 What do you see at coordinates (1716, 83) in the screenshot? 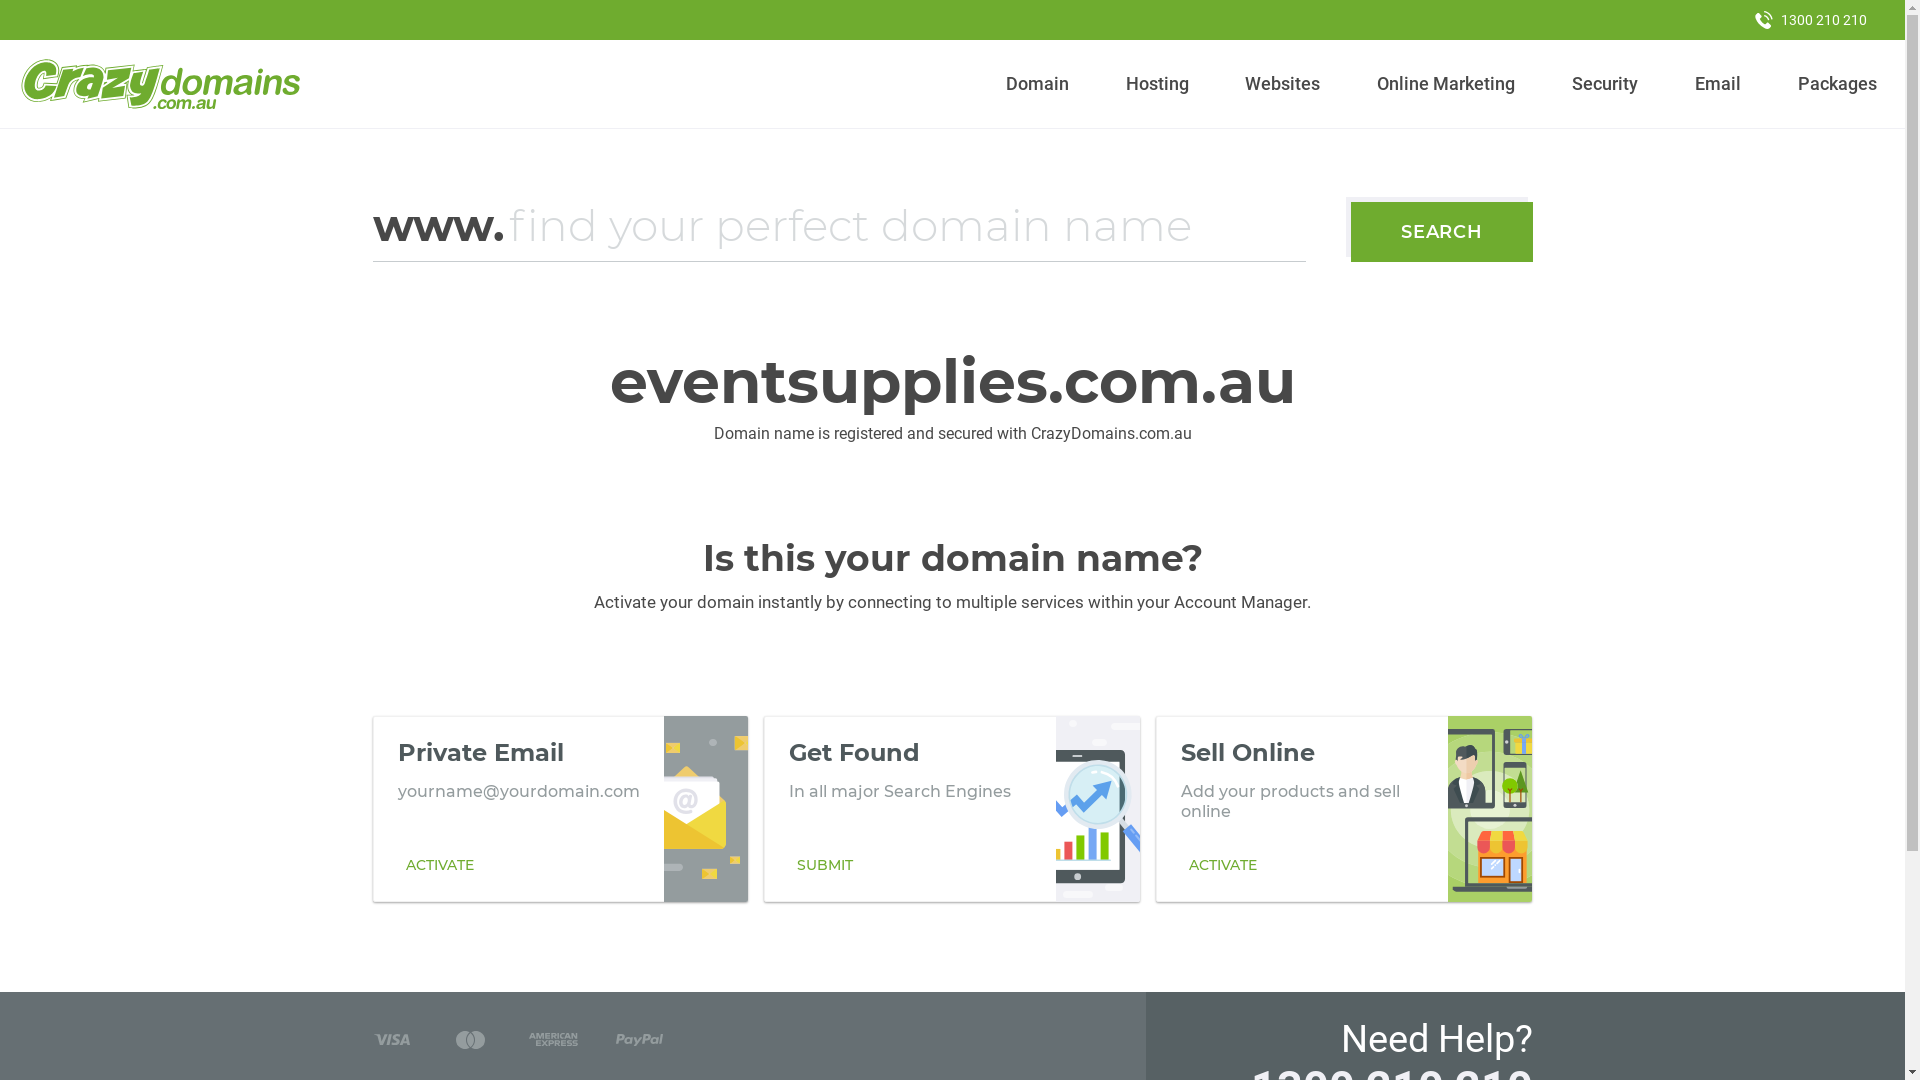
I see `'Email'` at bounding box center [1716, 83].